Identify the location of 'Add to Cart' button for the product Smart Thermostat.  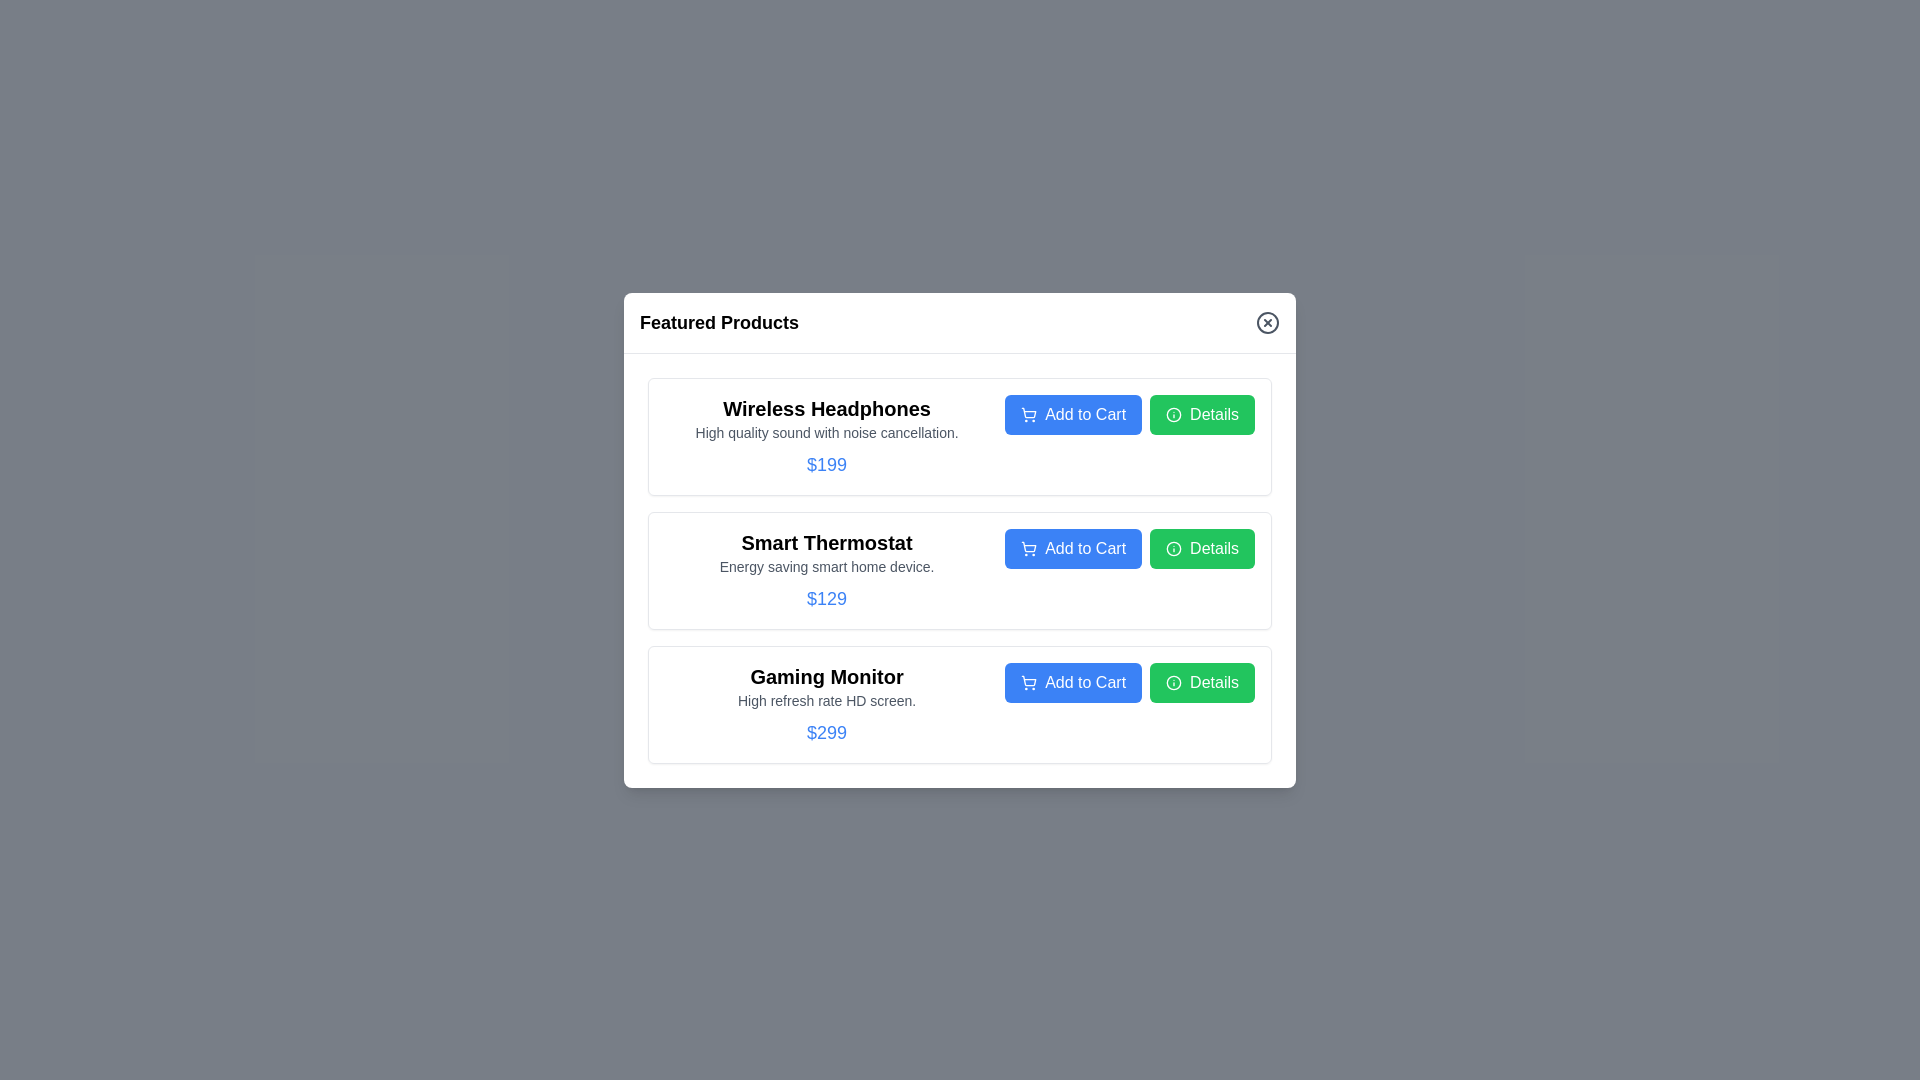
(1072, 548).